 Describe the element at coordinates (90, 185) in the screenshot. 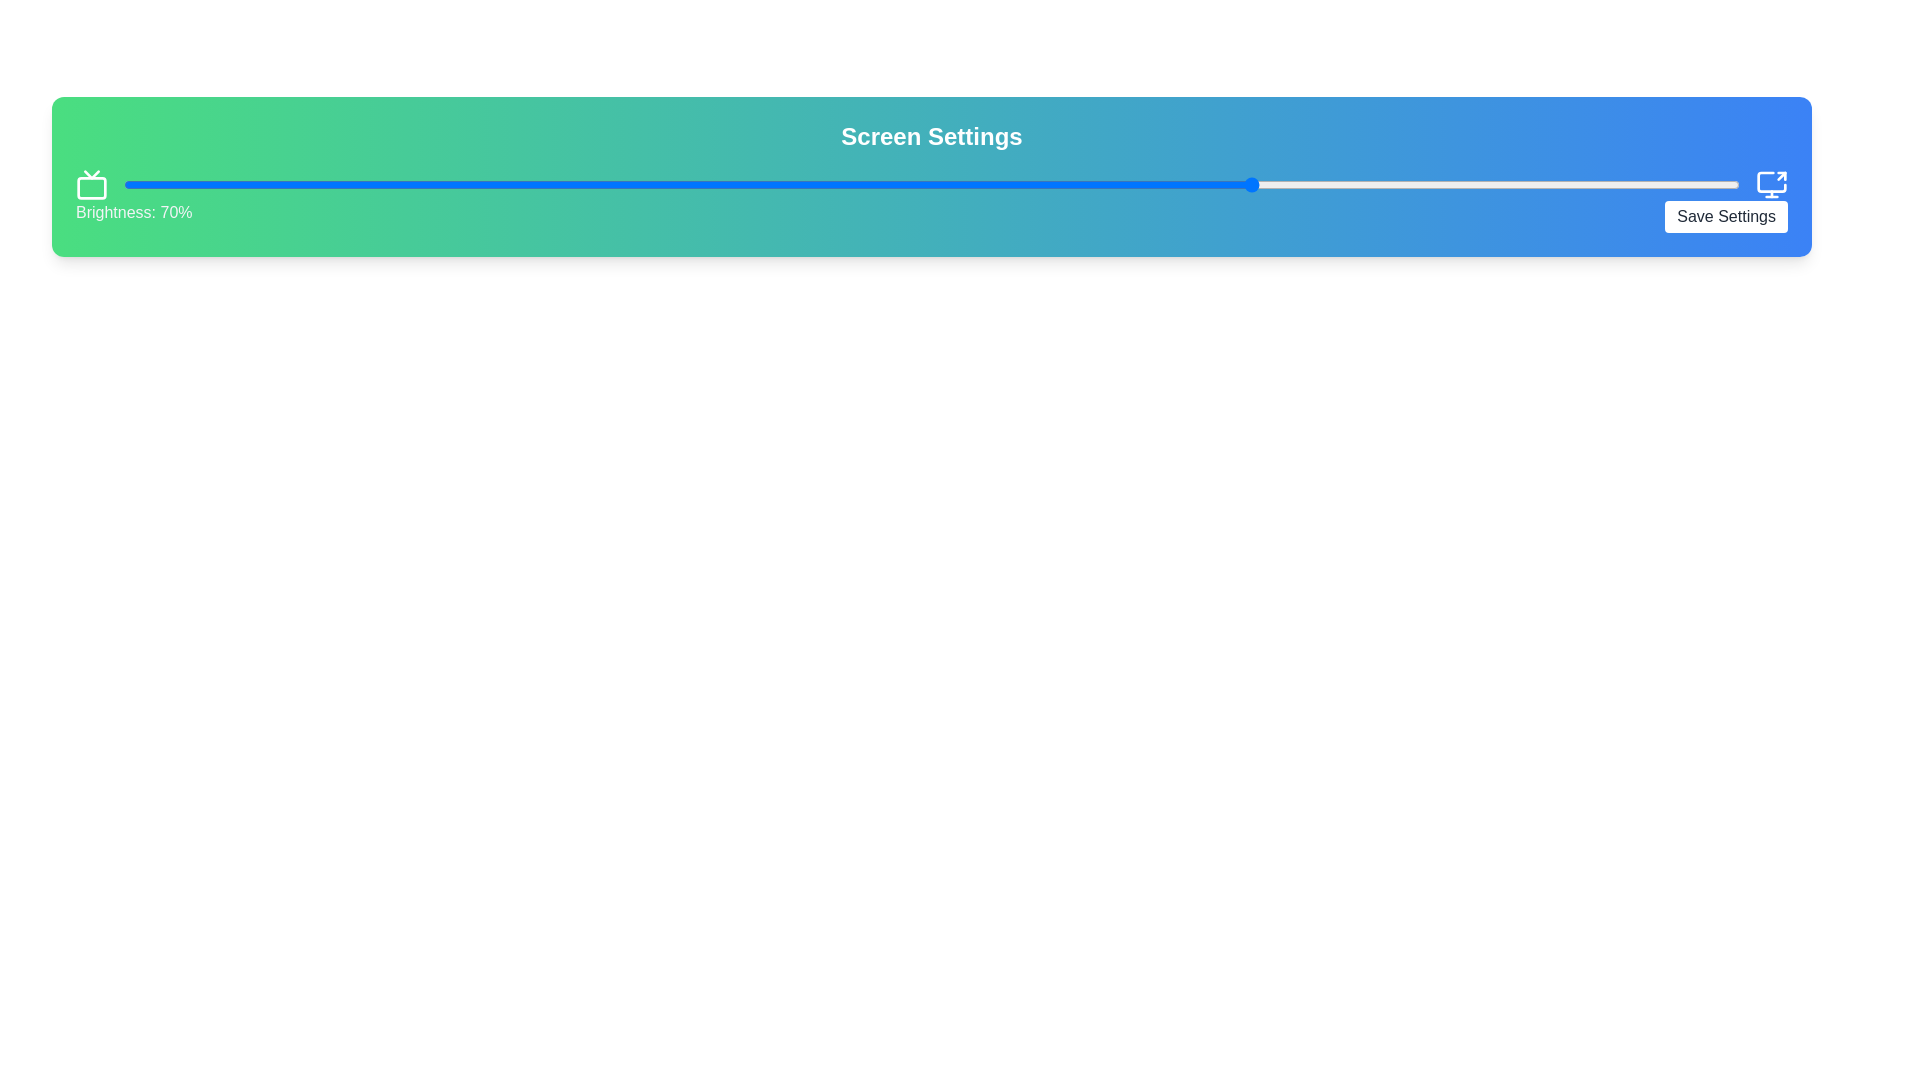

I see `the TV icon to interact with it` at that location.